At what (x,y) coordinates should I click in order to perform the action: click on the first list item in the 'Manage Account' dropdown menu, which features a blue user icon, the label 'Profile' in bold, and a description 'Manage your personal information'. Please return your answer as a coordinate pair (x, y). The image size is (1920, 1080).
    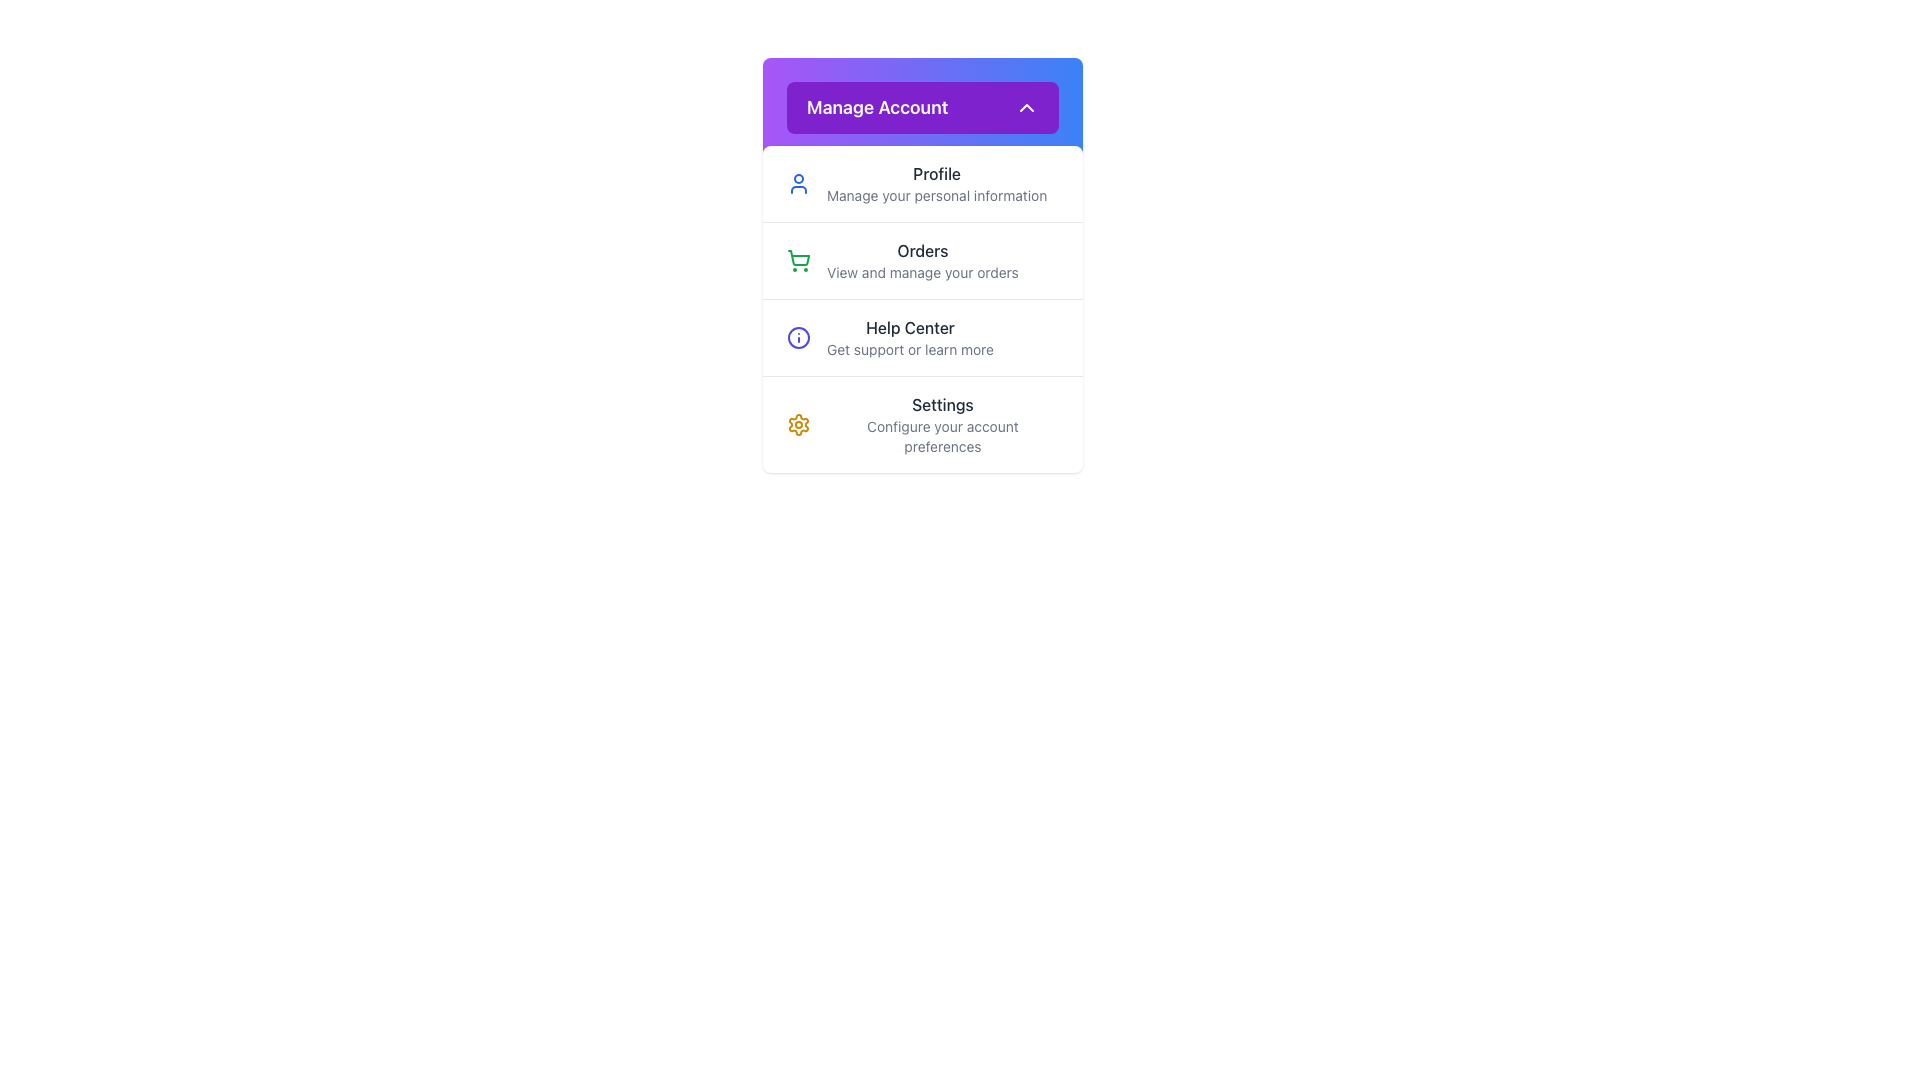
    Looking at the image, I should click on (921, 184).